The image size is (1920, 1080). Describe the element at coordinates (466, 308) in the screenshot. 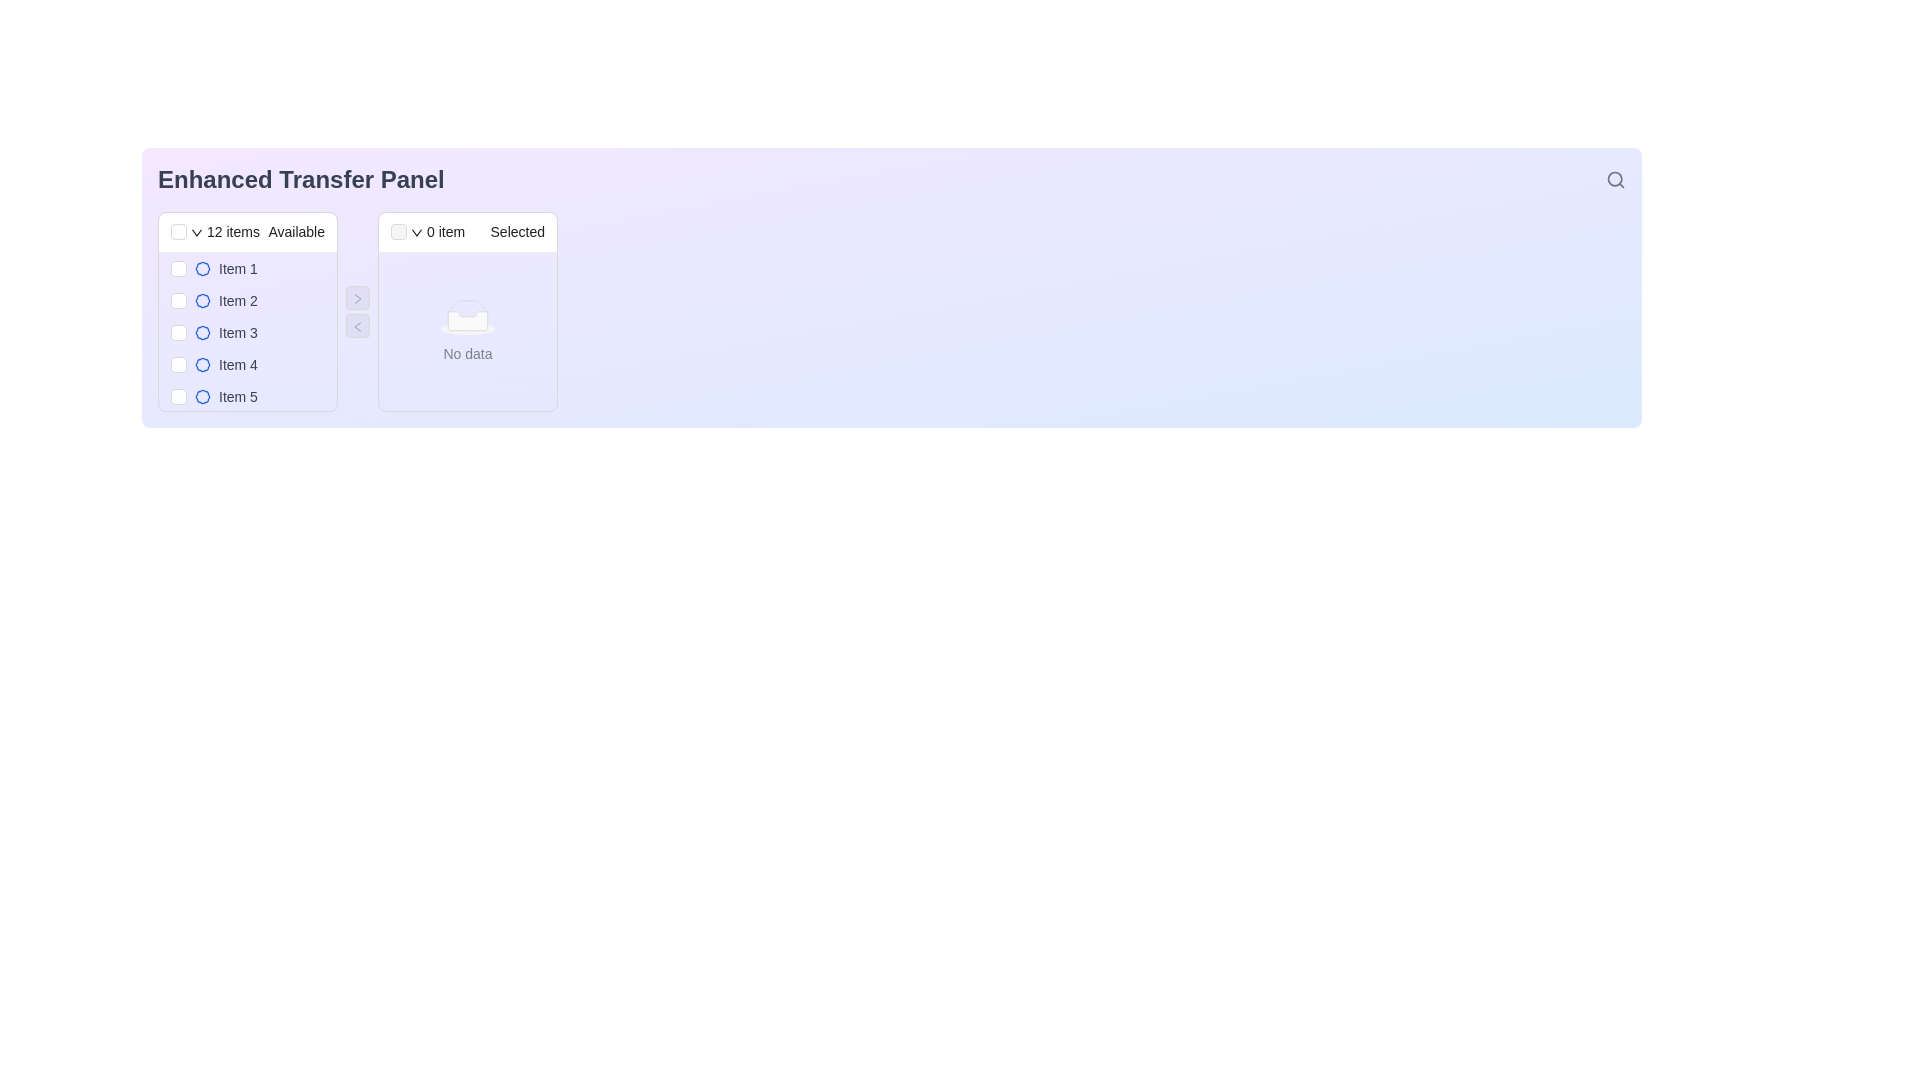

I see `the decorative graphical element located centrally within the 'Selected' box, positioned on the right-hand side of the panel, between the button symbols and the textual indicator 'No data'` at that location.